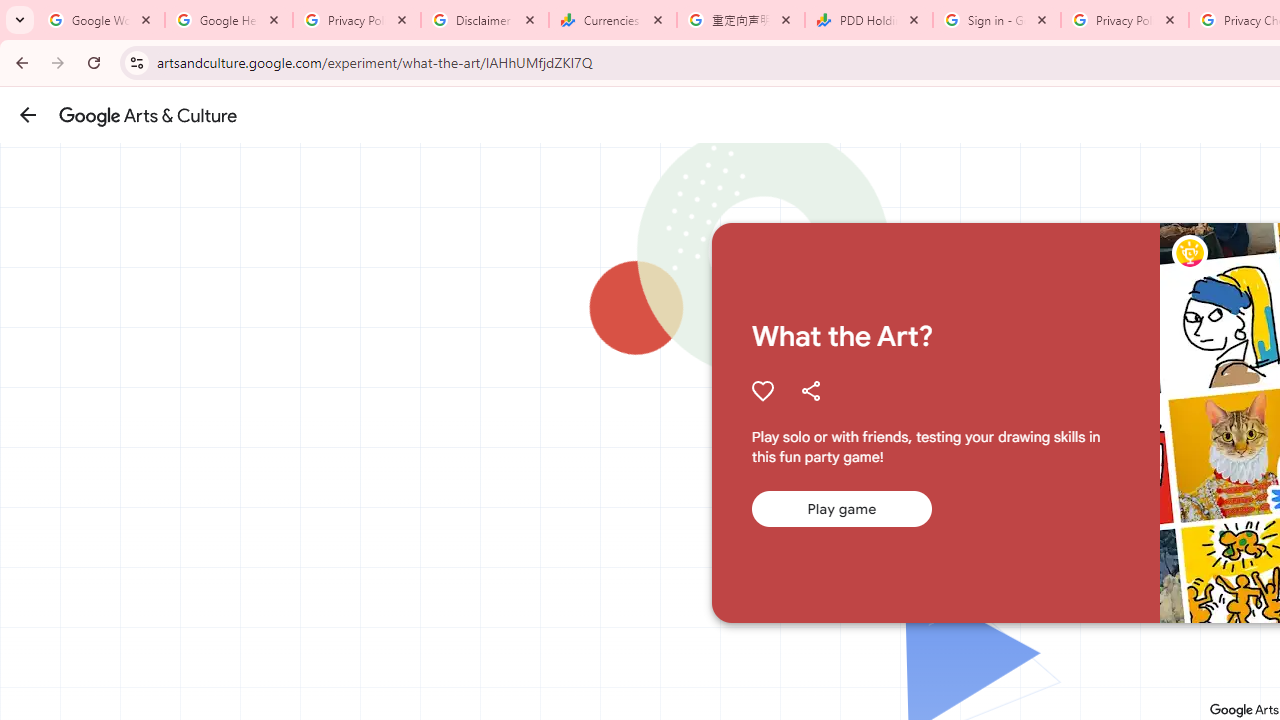 This screenshot has width=1280, height=720. Describe the element at coordinates (135, 61) in the screenshot. I see `'View site information'` at that location.